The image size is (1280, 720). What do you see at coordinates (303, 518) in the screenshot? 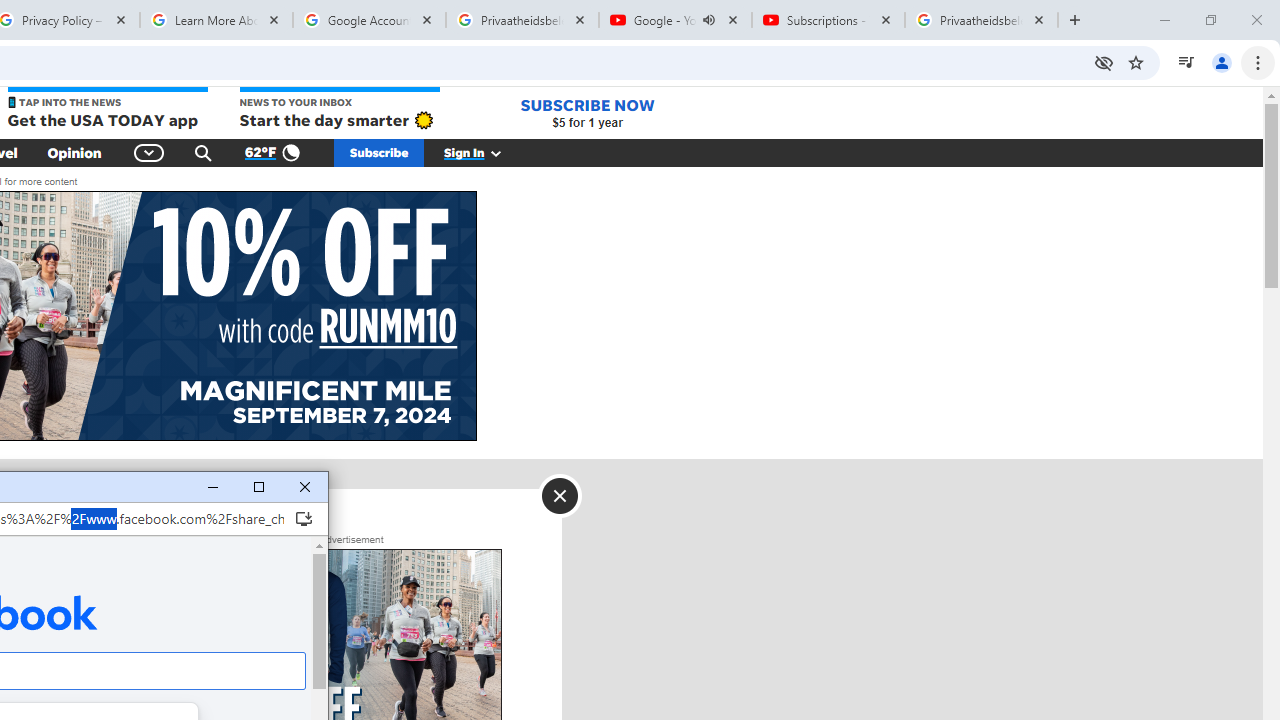
I see `'Install Facebook'` at bounding box center [303, 518].